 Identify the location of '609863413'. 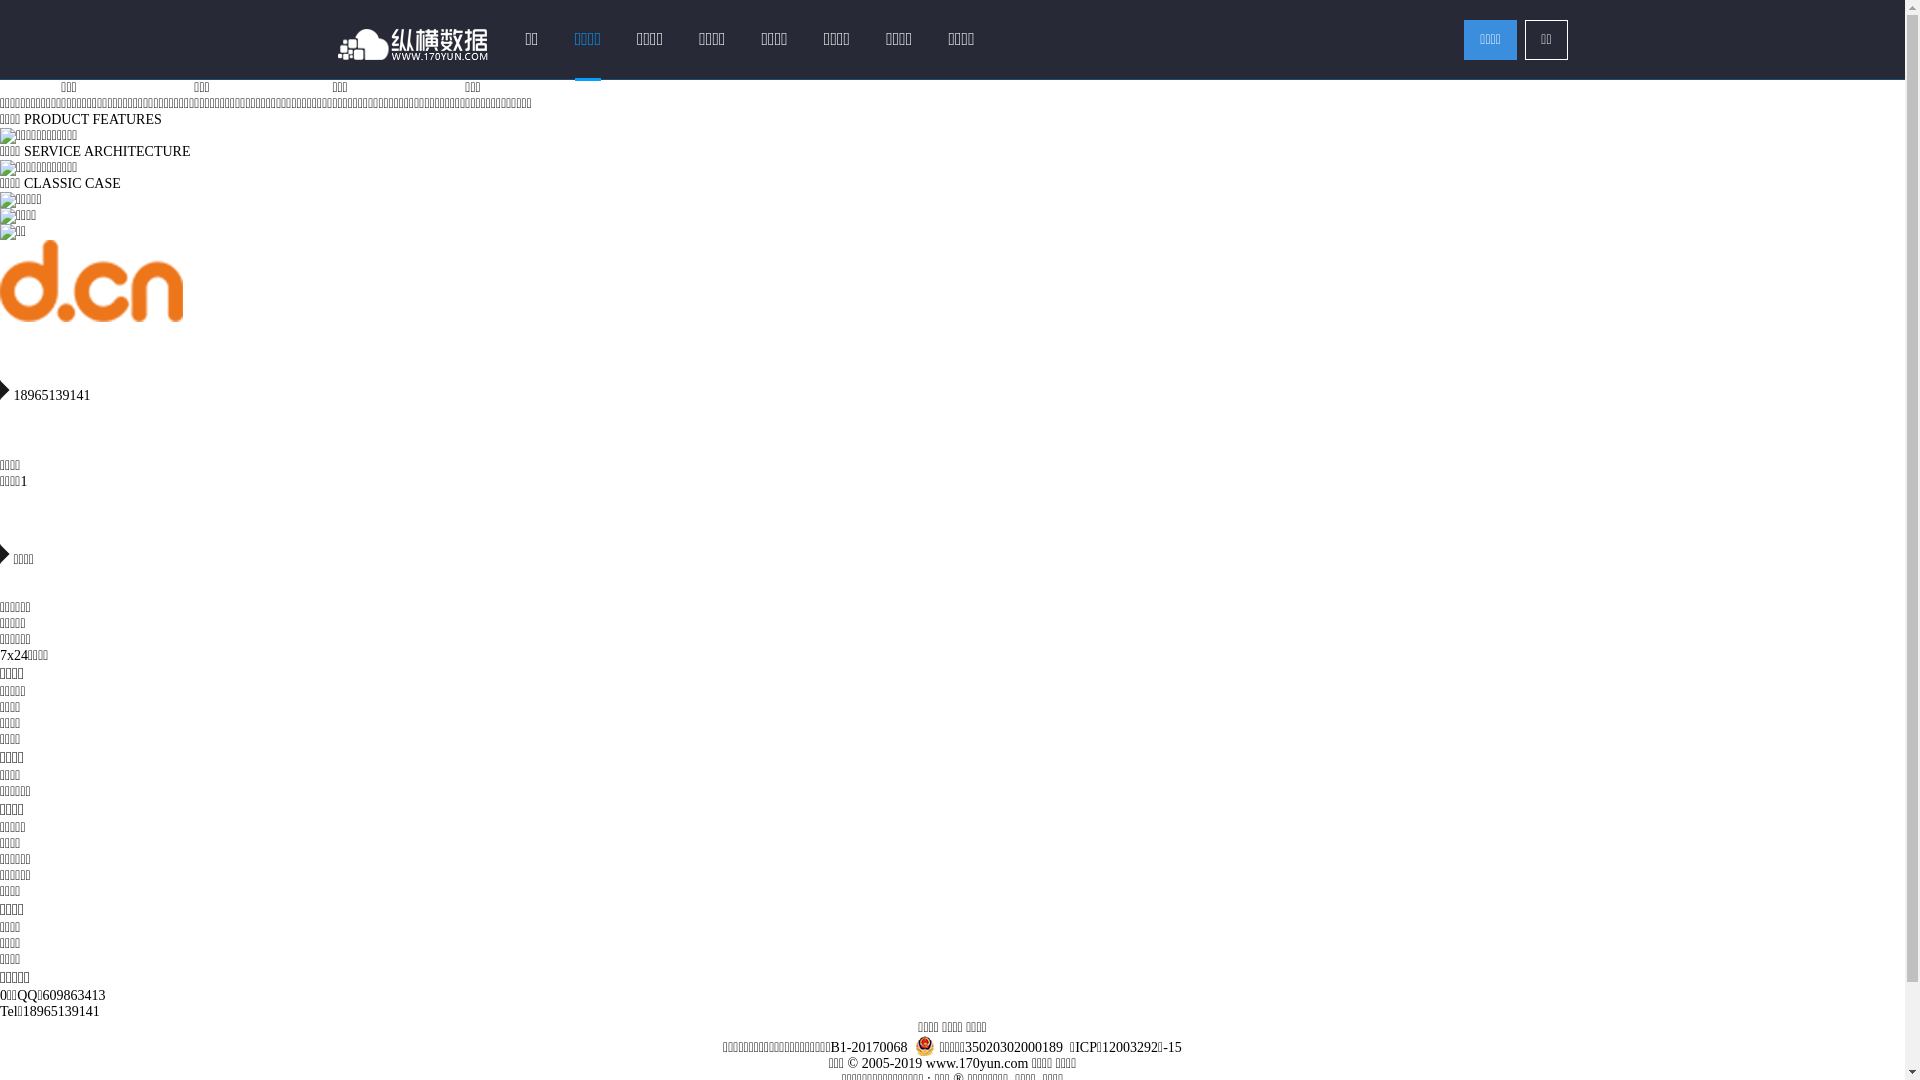
(74, 995).